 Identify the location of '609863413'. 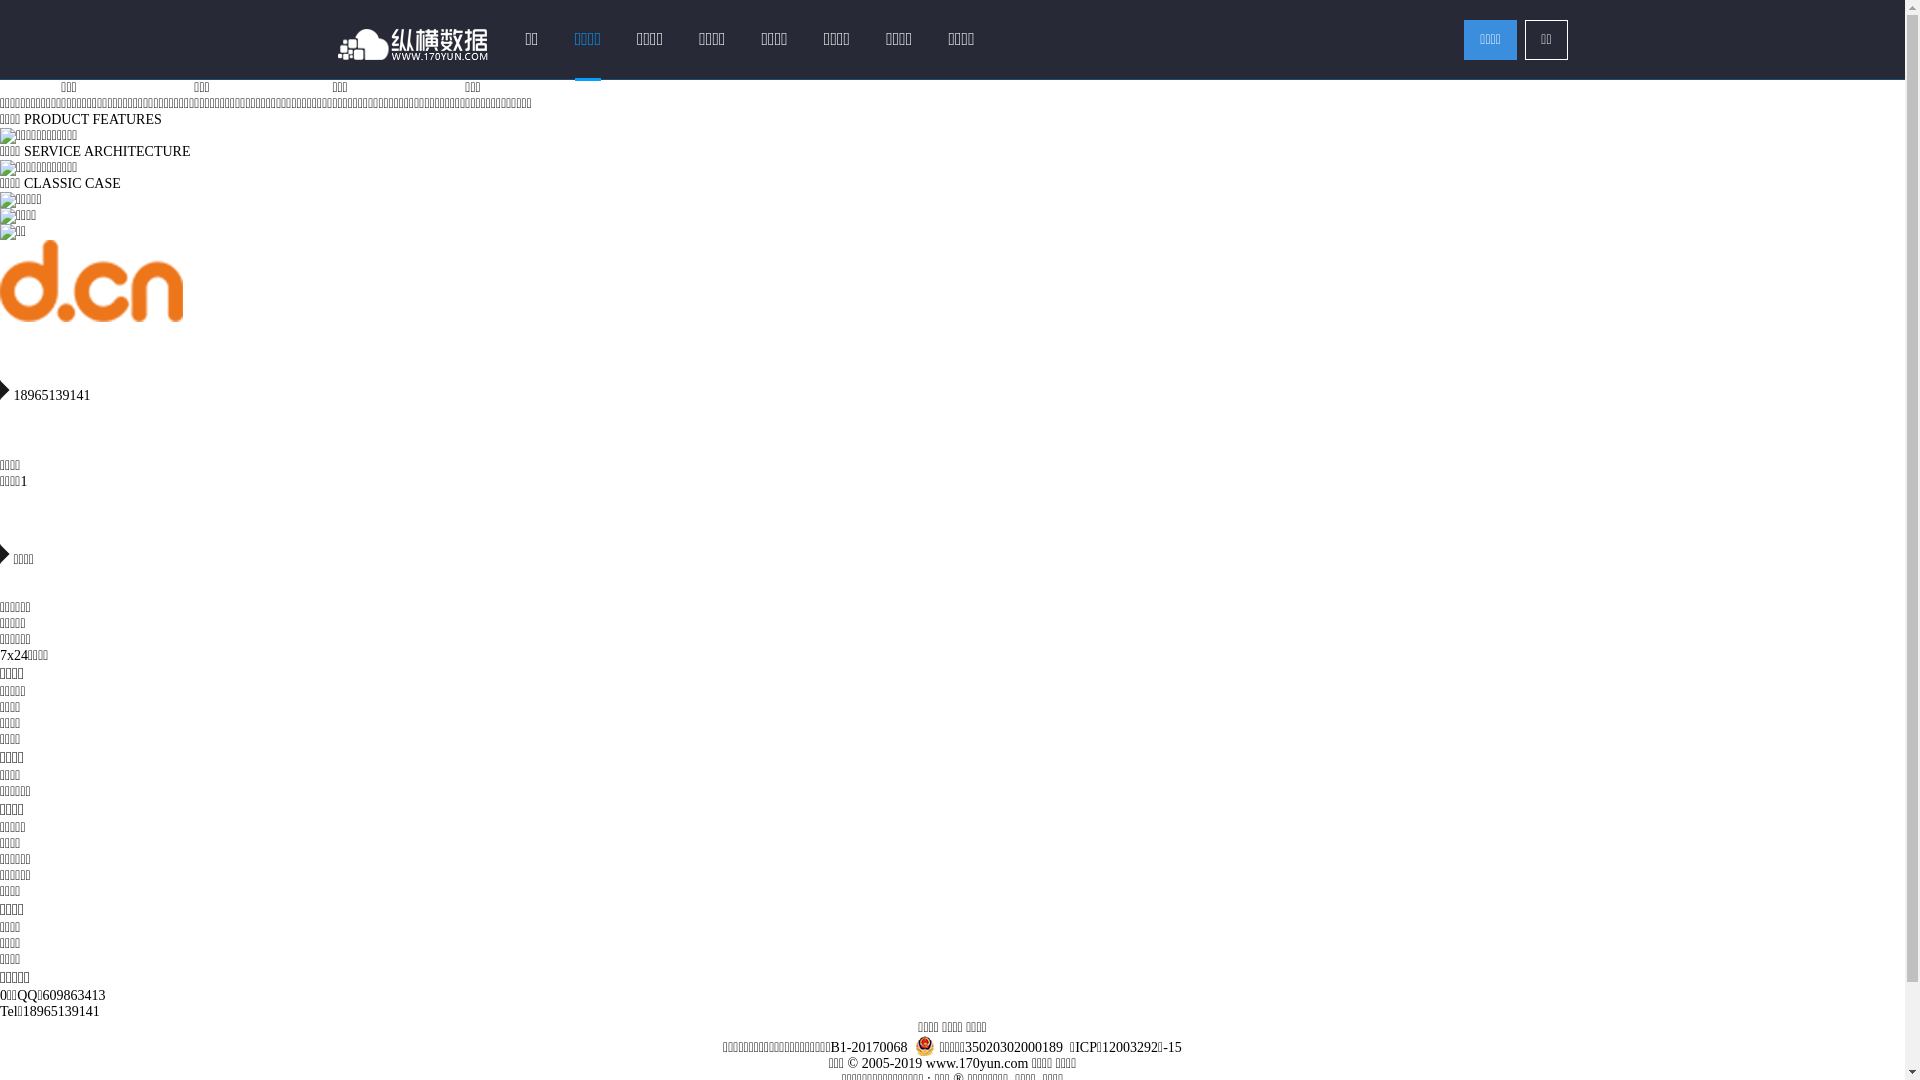
(74, 995).